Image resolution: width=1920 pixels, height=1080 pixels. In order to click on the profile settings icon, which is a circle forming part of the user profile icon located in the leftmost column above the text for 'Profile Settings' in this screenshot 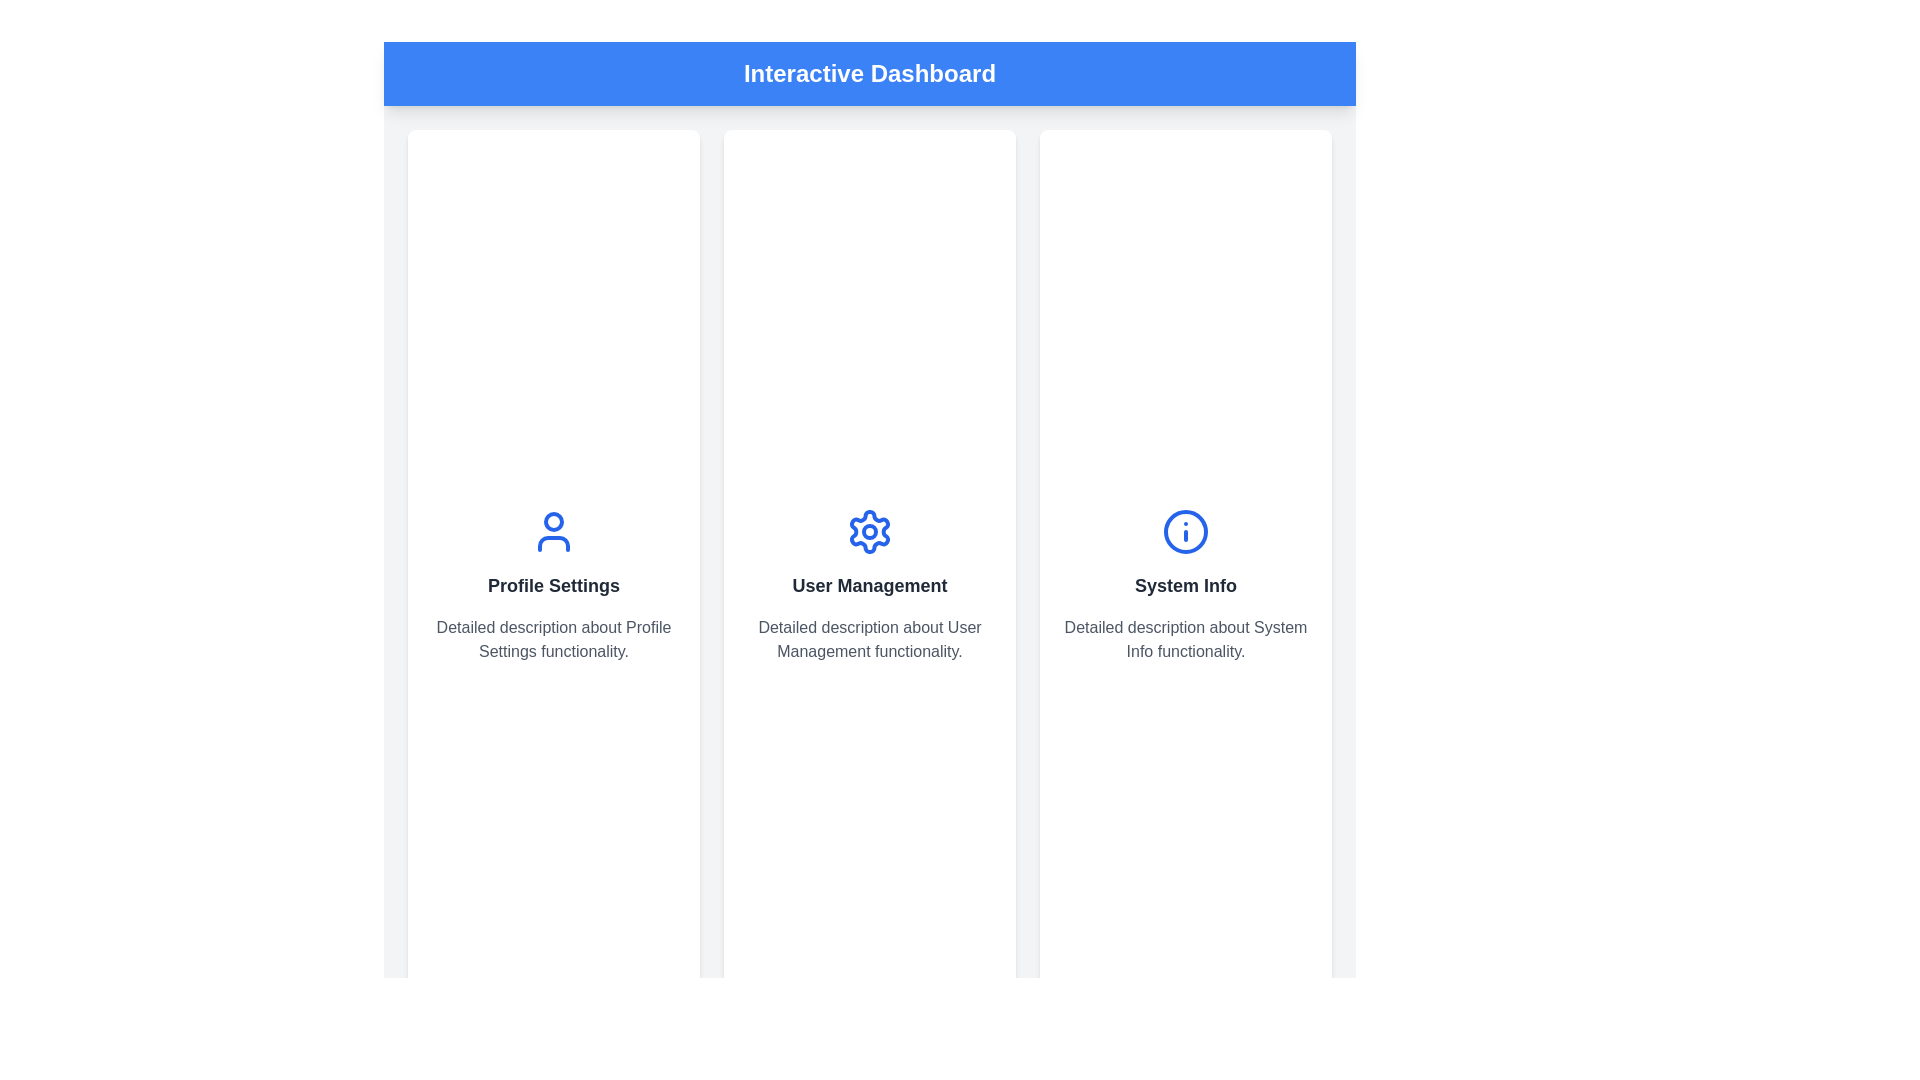, I will do `click(553, 520)`.